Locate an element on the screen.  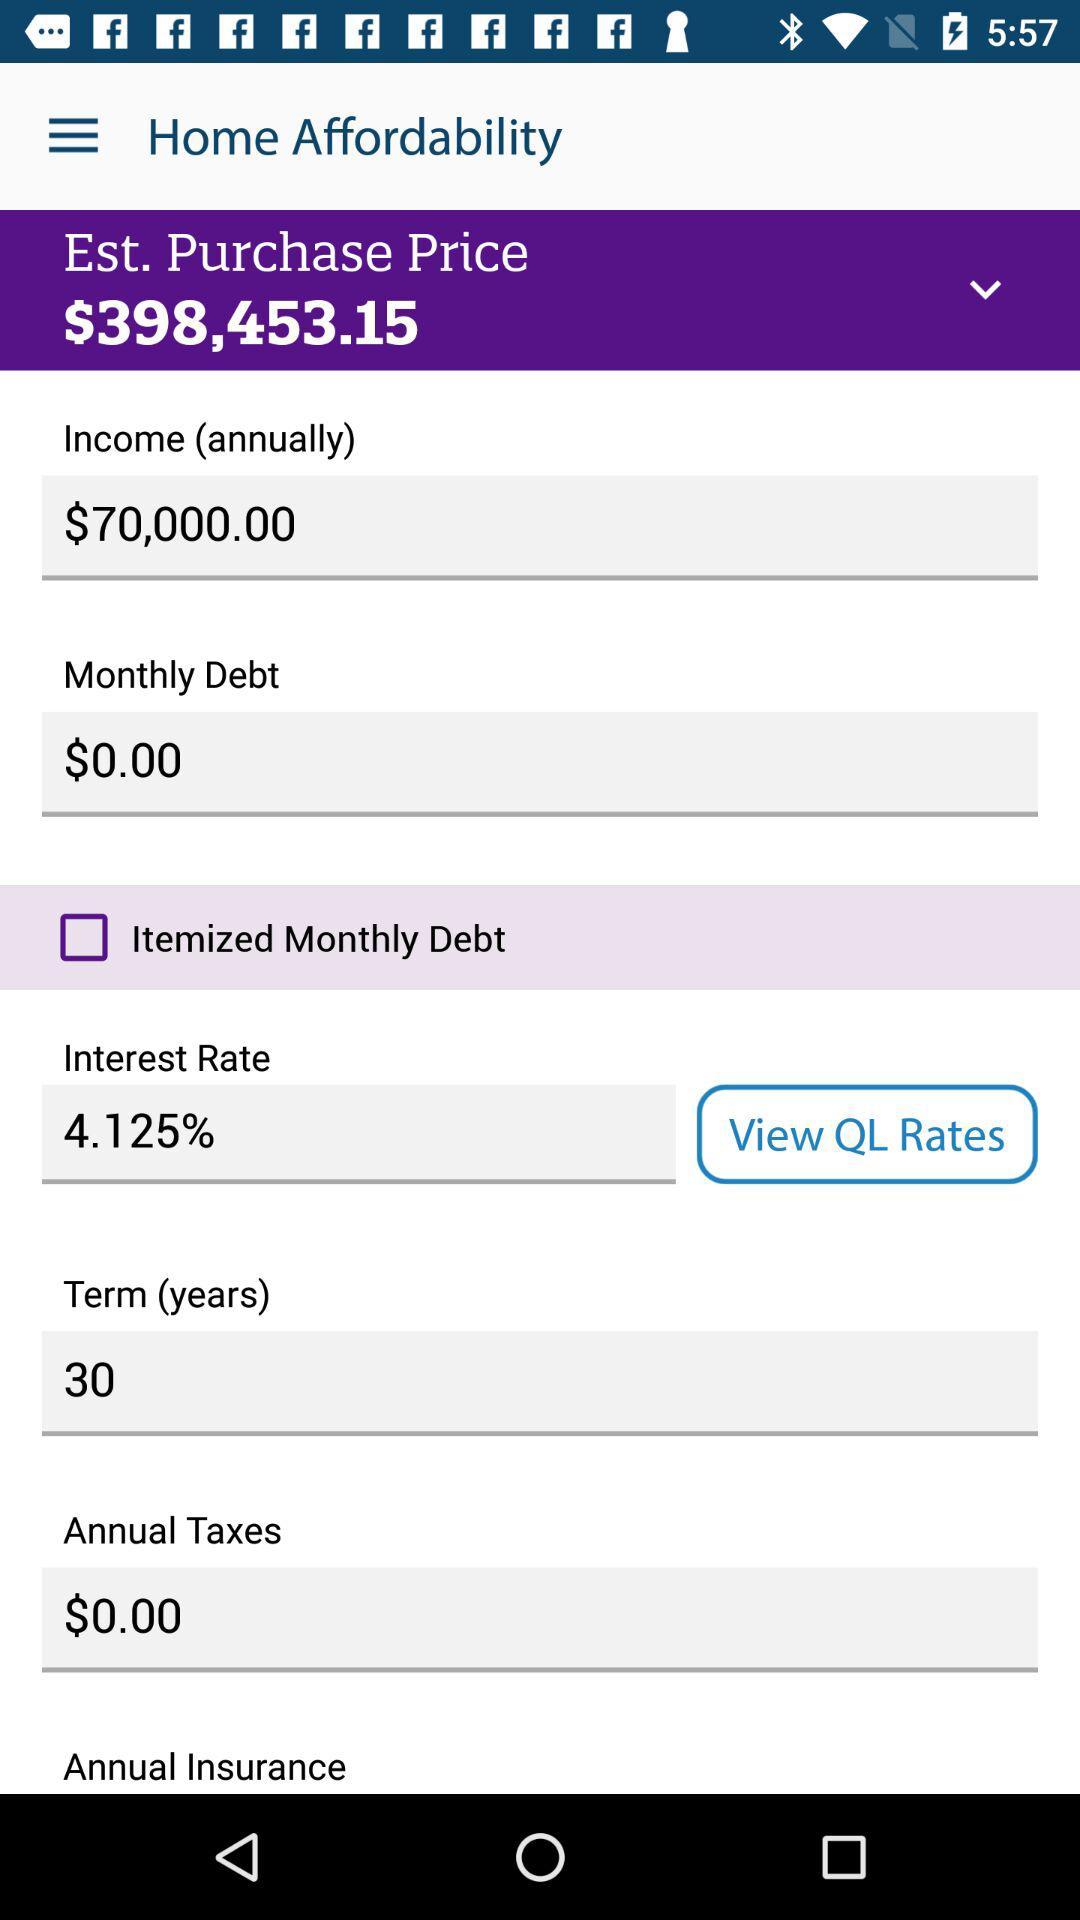
move to the text below the text interest rate on the web page is located at coordinates (357, 1134).